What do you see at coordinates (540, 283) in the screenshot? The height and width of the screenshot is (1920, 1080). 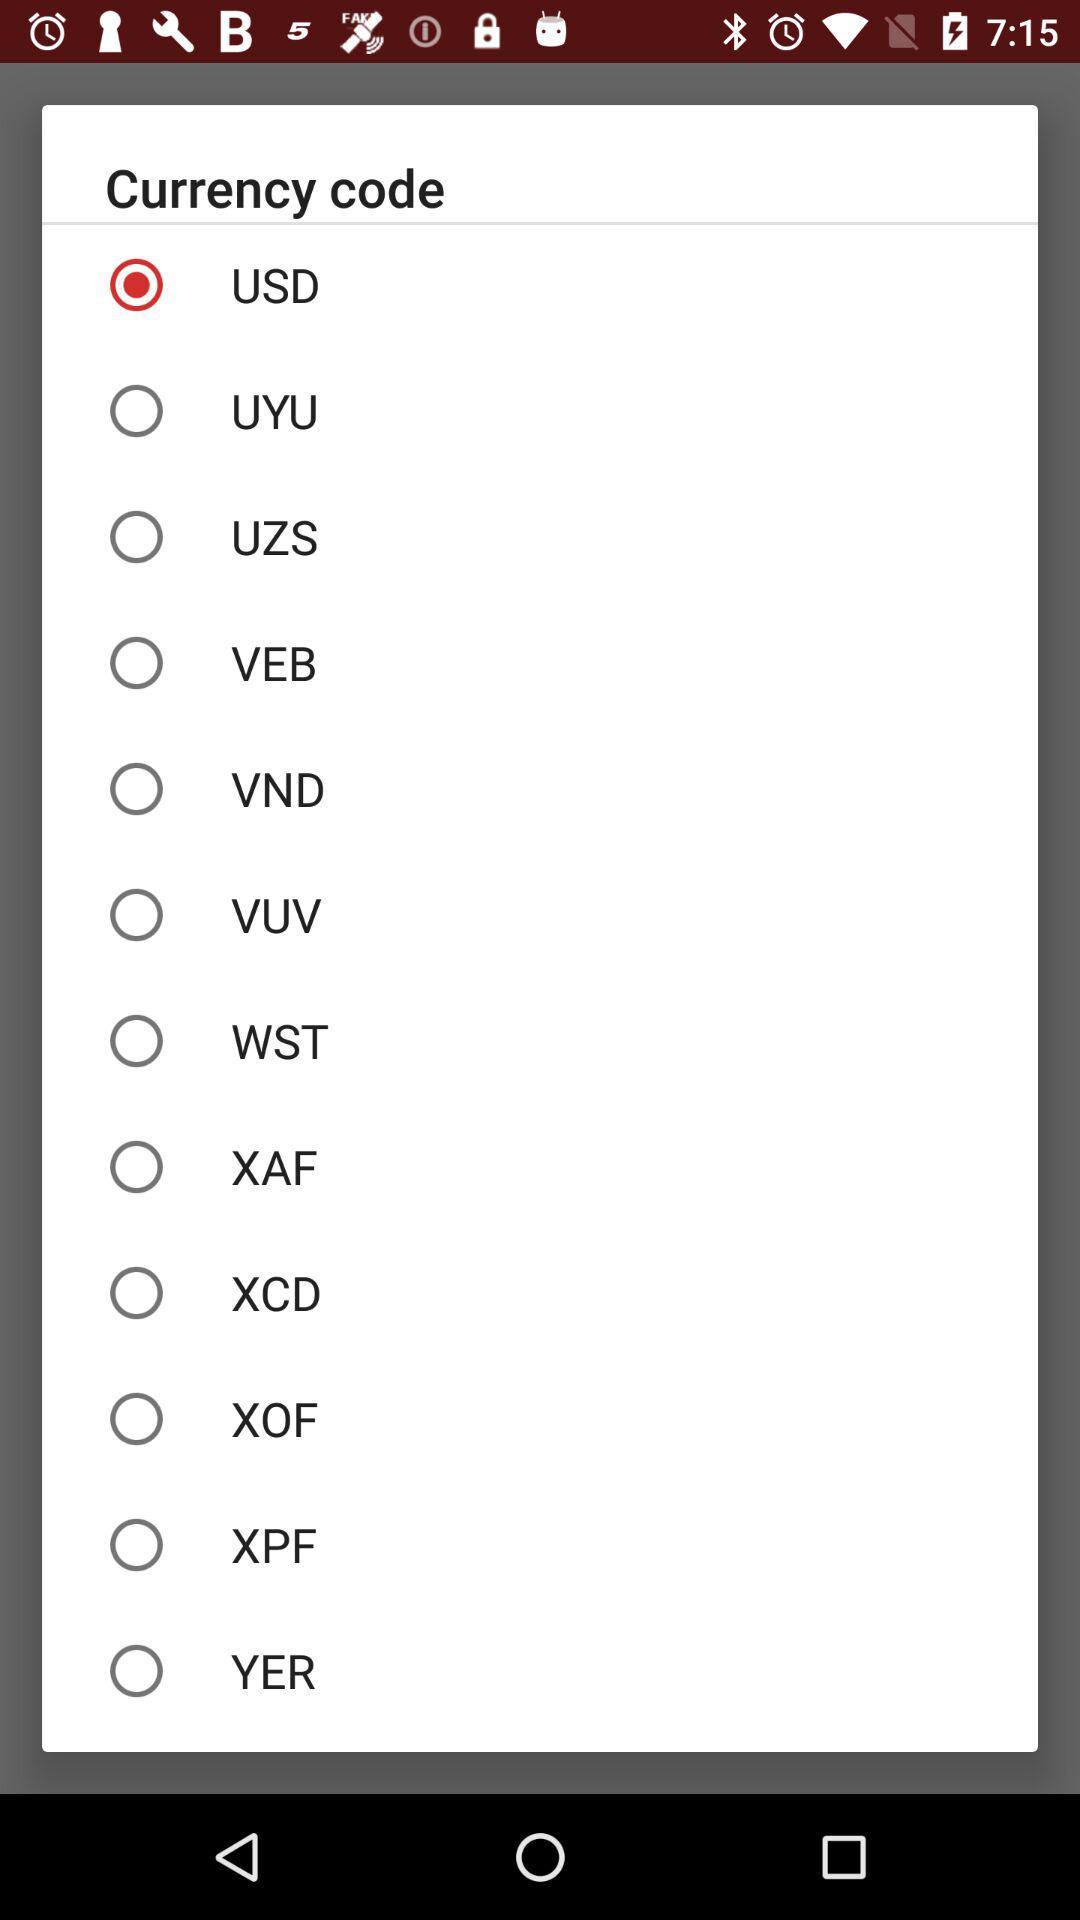 I see `the item below currency code` at bounding box center [540, 283].